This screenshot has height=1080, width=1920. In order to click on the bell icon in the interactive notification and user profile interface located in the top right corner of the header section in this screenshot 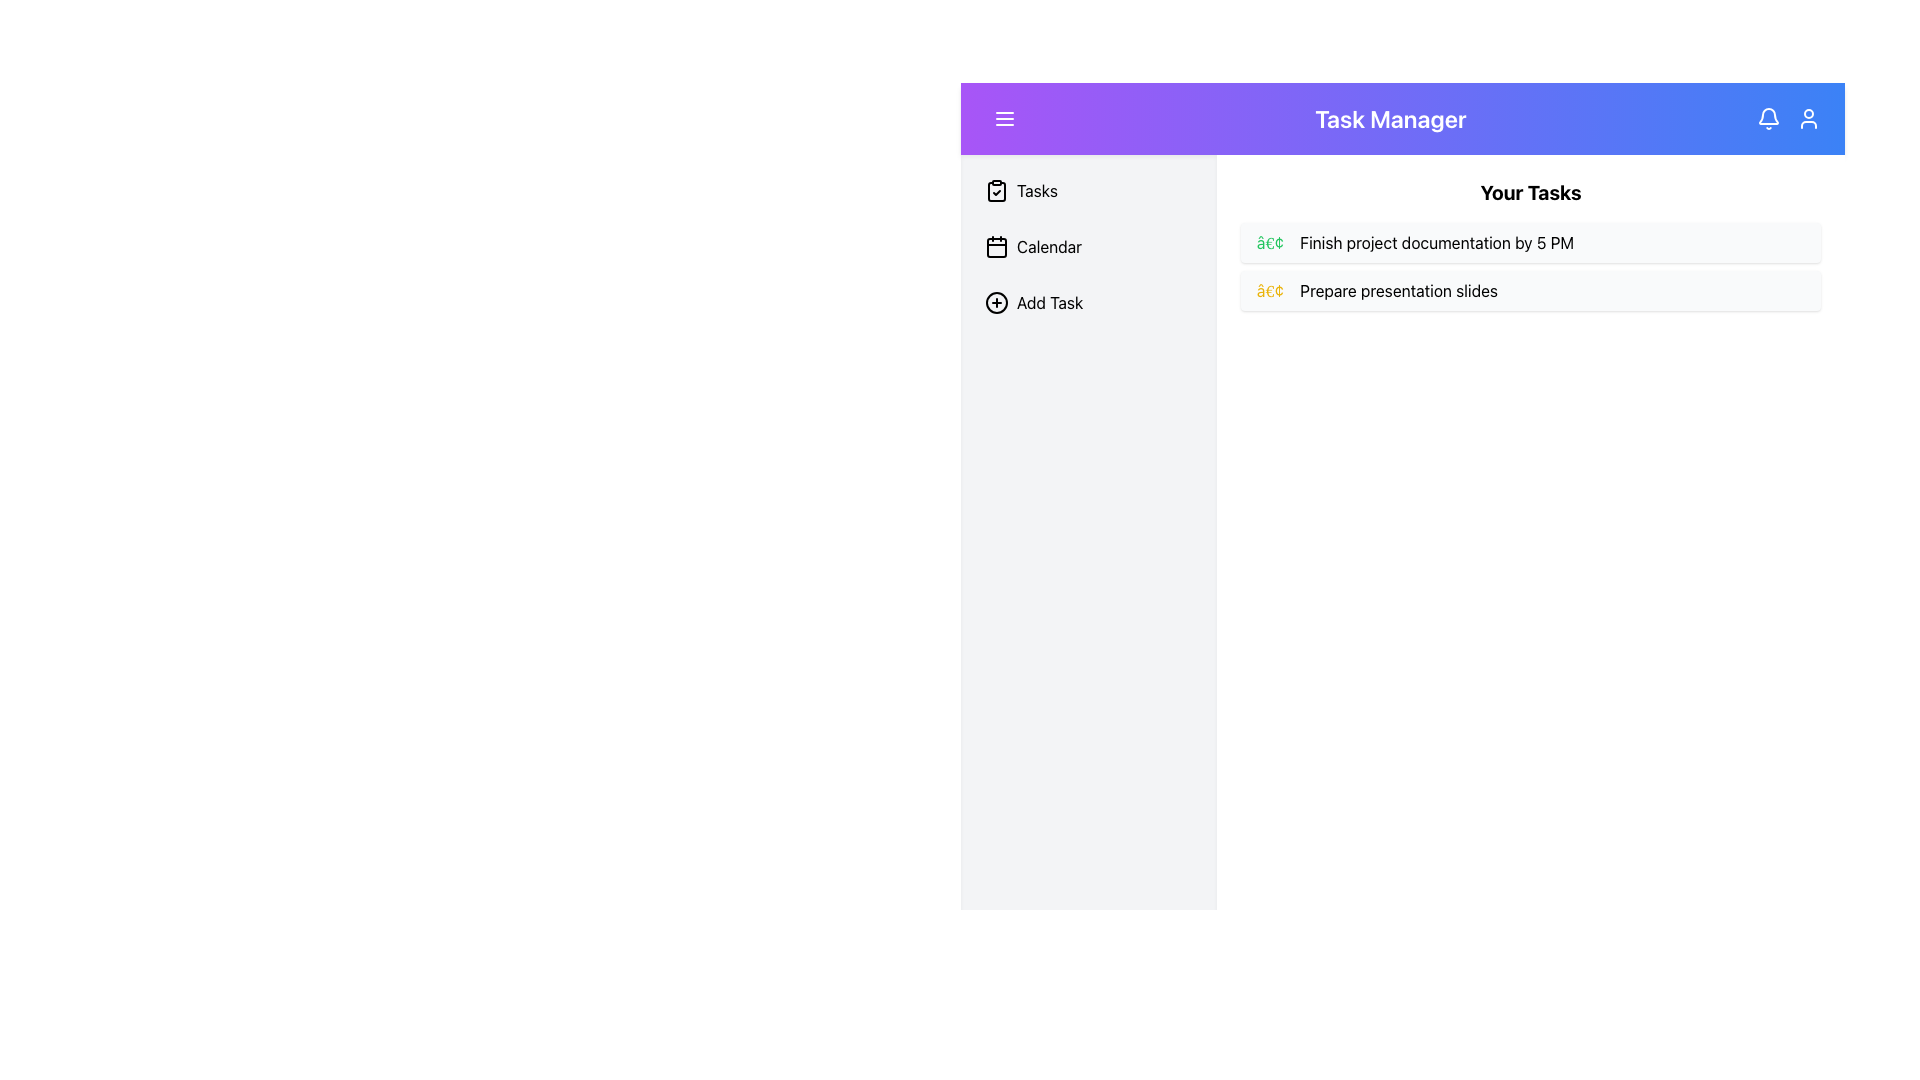, I will do `click(1789, 119)`.